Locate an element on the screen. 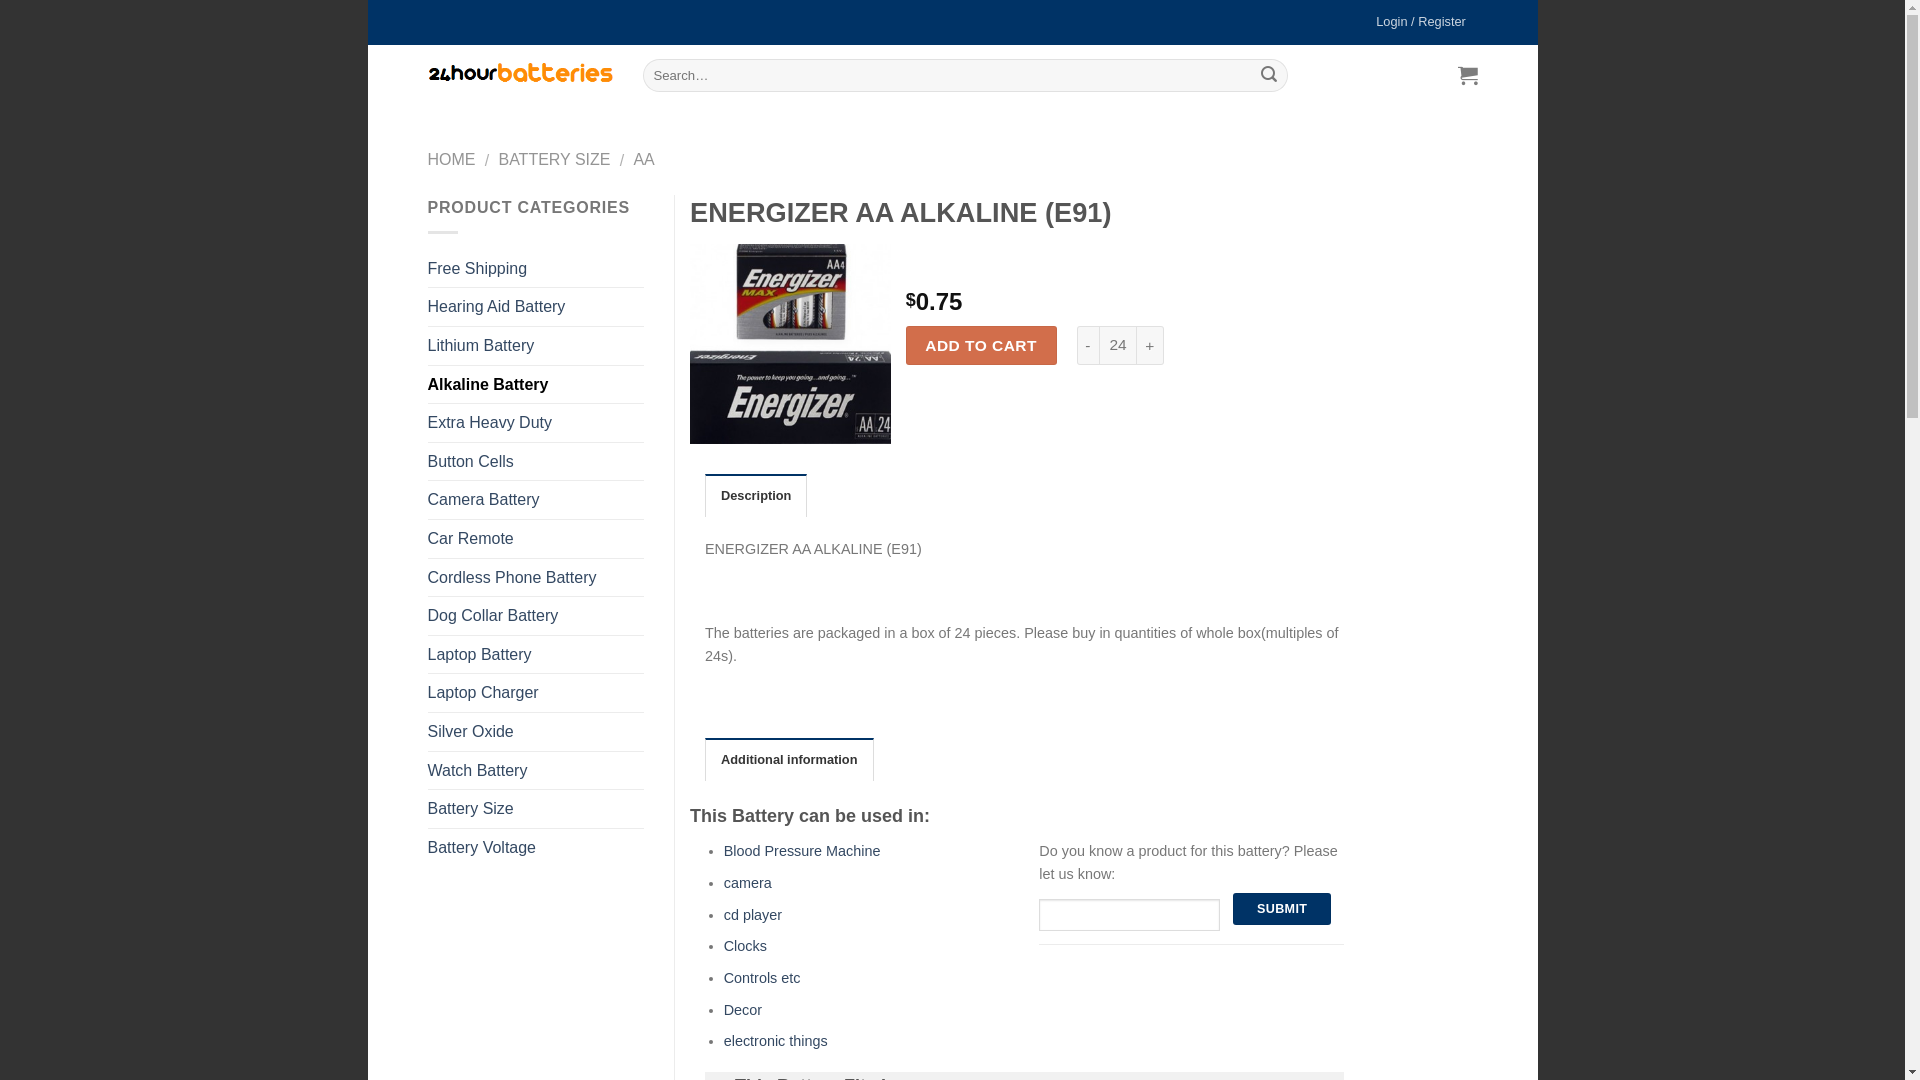 This screenshot has width=1920, height=1080. 'Additional information' is located at coordinates (788, 759).